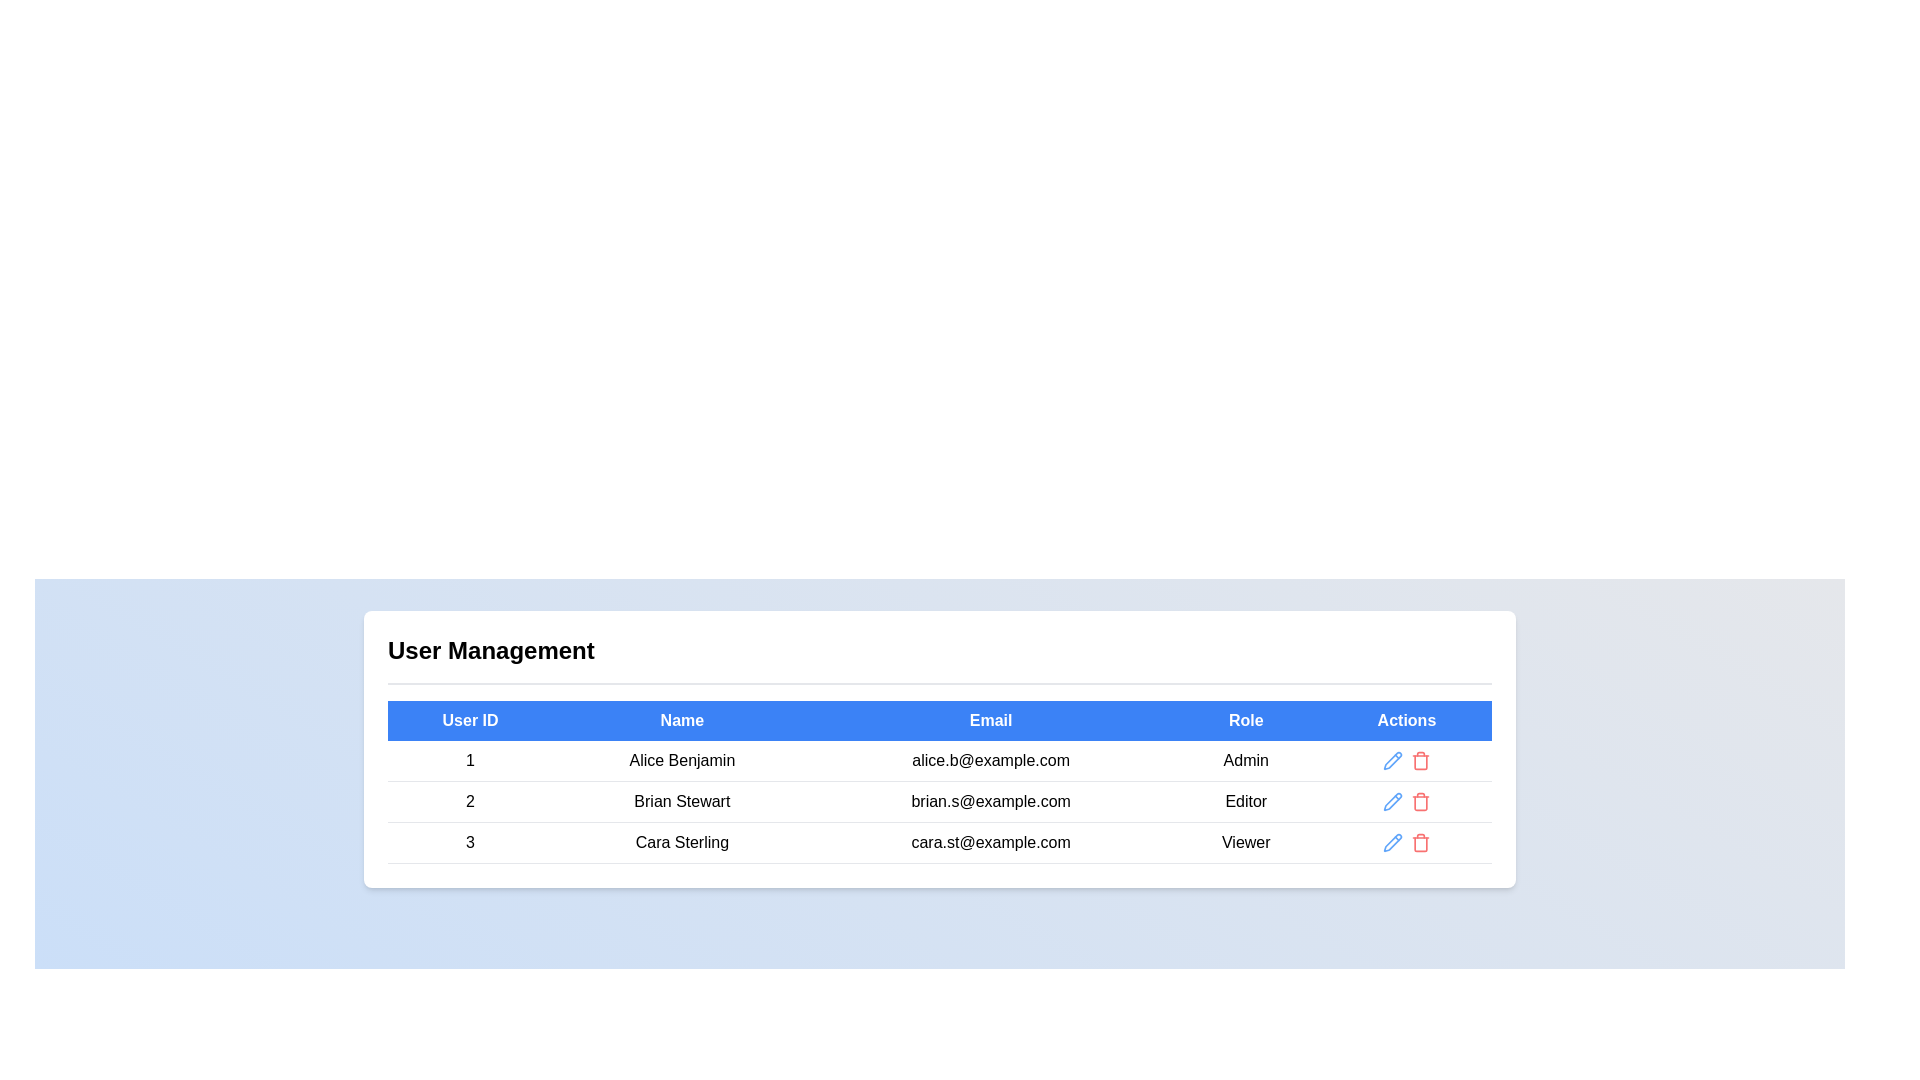 The width and height of the screenshot is (1920, 1080). Describe the element at coordinates (991, 801) in the screenshot. I see `the static text element displaying 'brian.s@example.com' located in the second row of the 'User Management' table under the 'Email' column` at that location.